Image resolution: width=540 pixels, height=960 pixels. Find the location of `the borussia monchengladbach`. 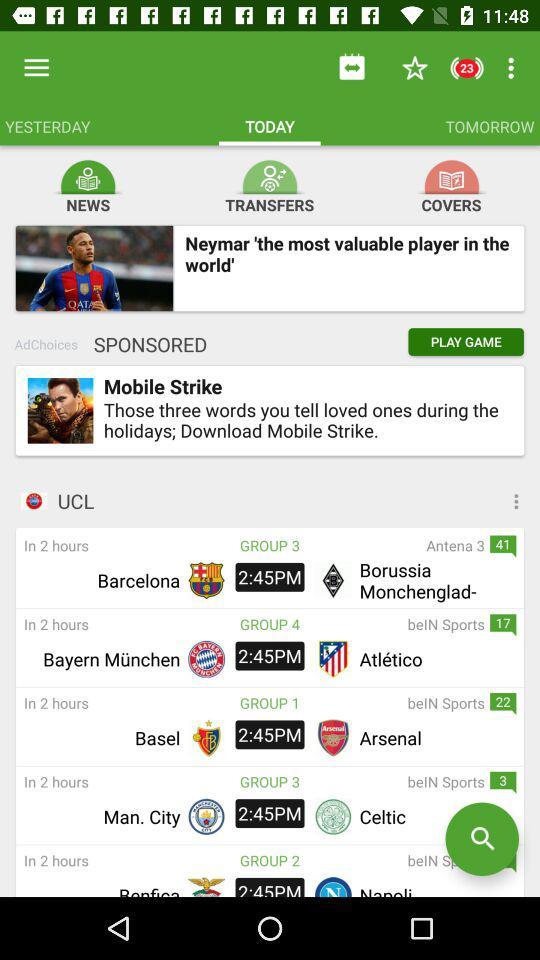

the borussia monchengladbach is located at coordinates (434, 580).